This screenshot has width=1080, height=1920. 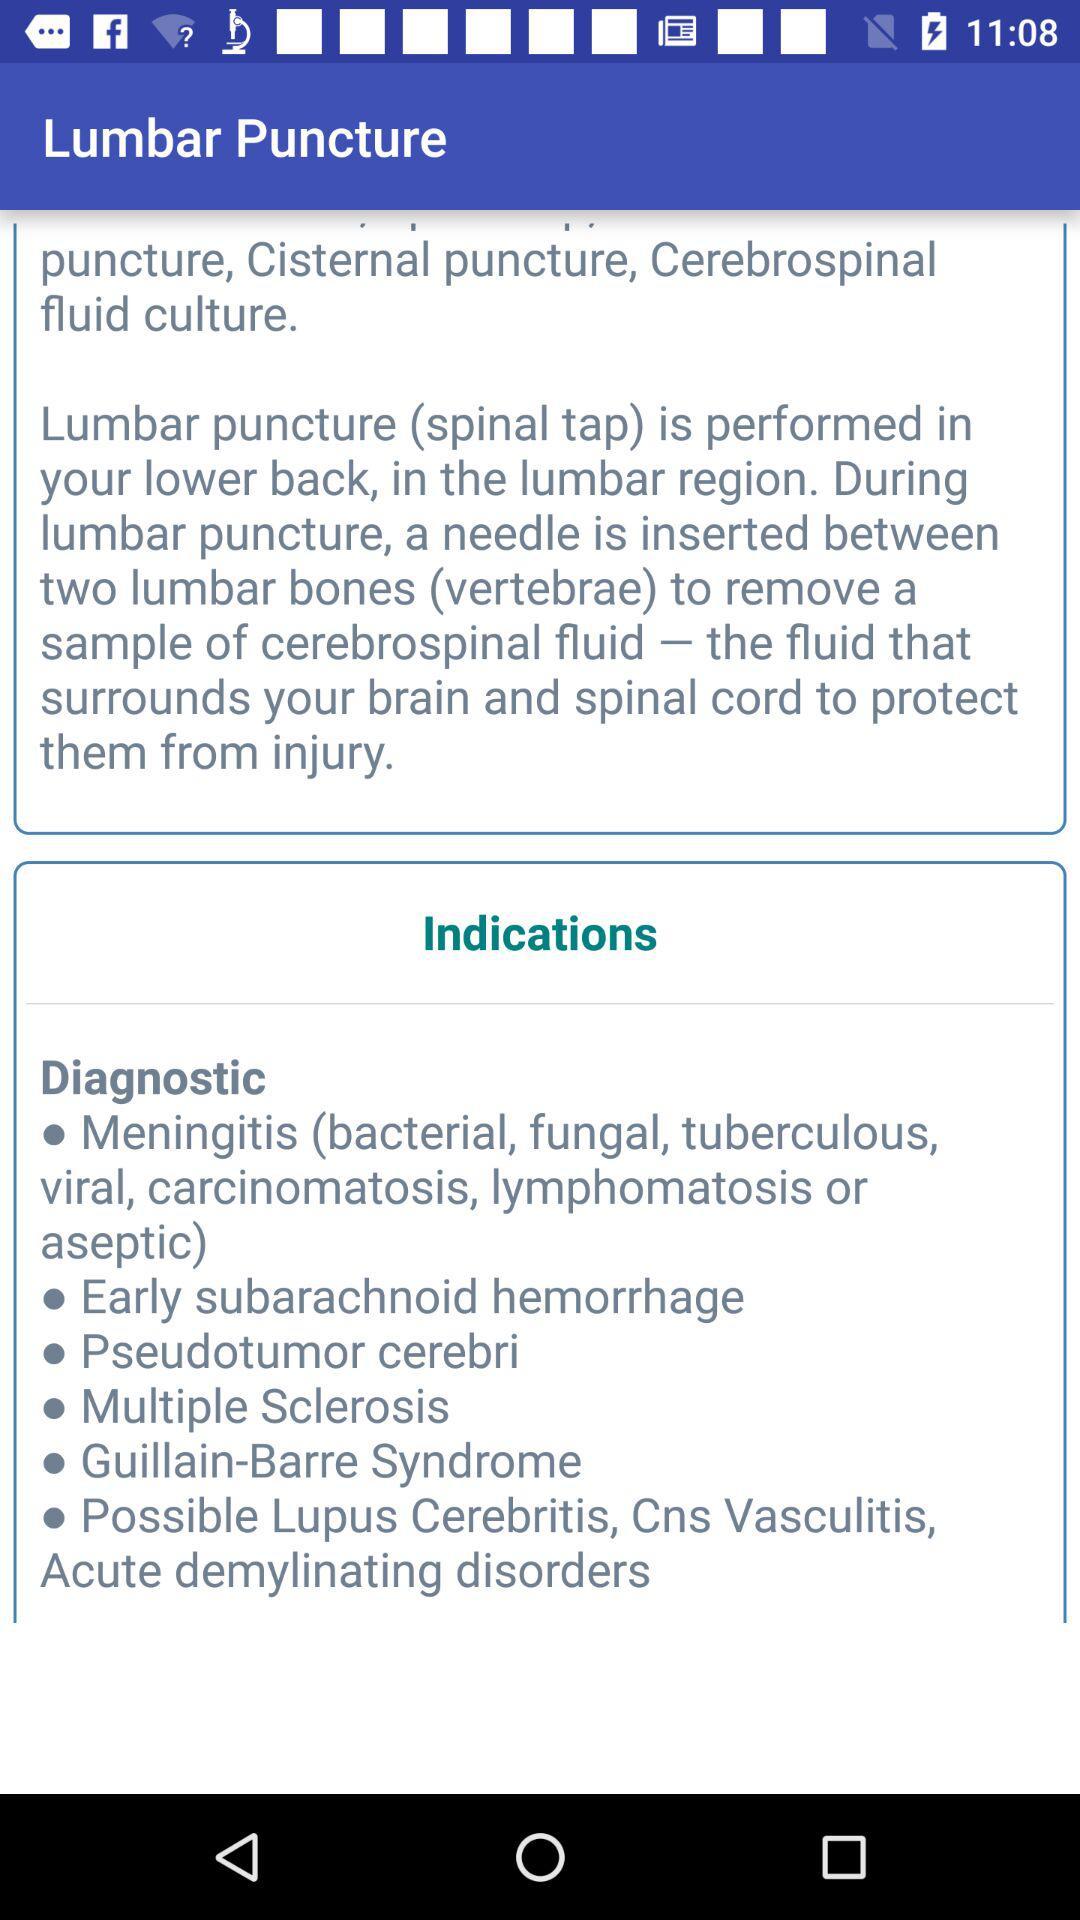 I want to click on the icon above the indications icon, so click(x=540, y=496).